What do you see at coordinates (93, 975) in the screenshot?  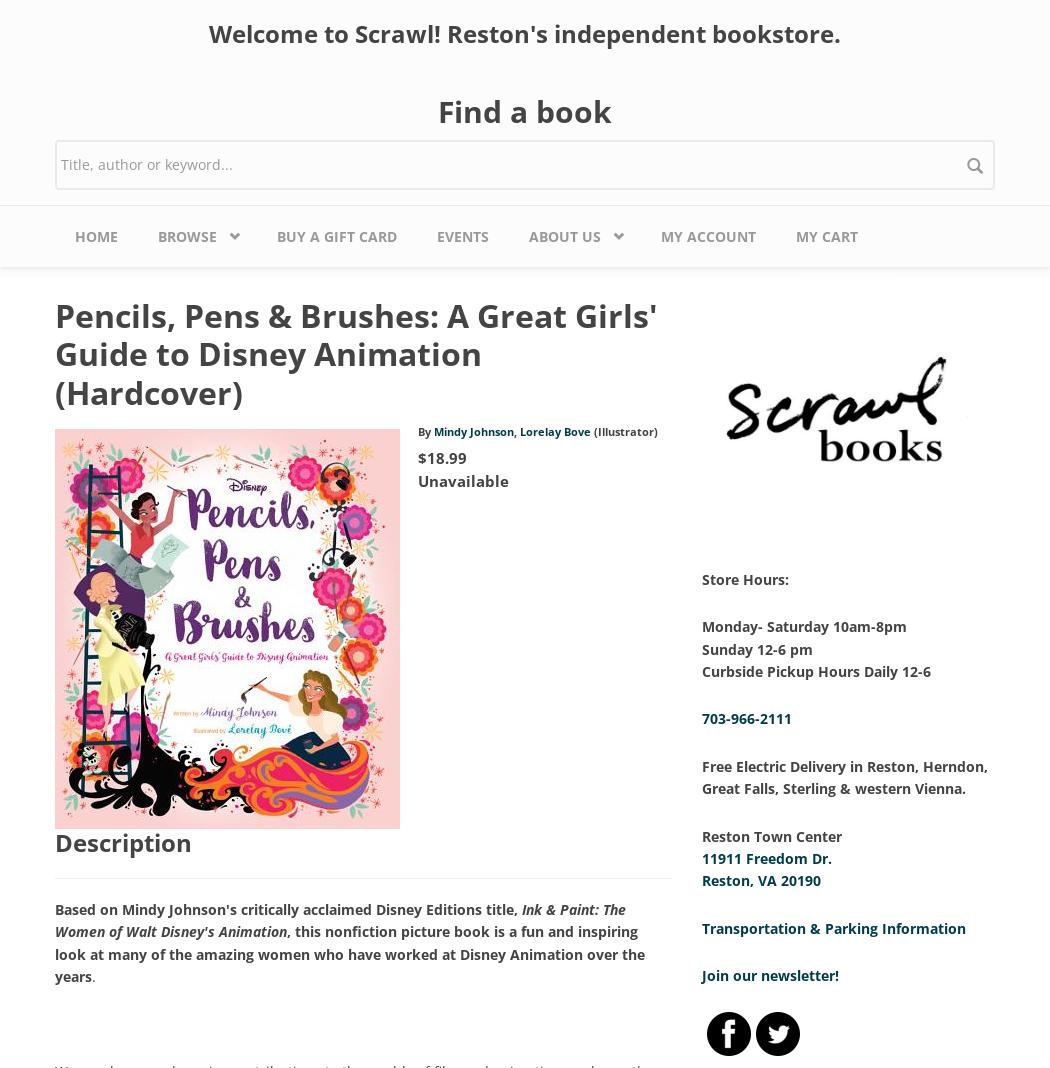 I see `'.'` at bounding box center [93, 975].